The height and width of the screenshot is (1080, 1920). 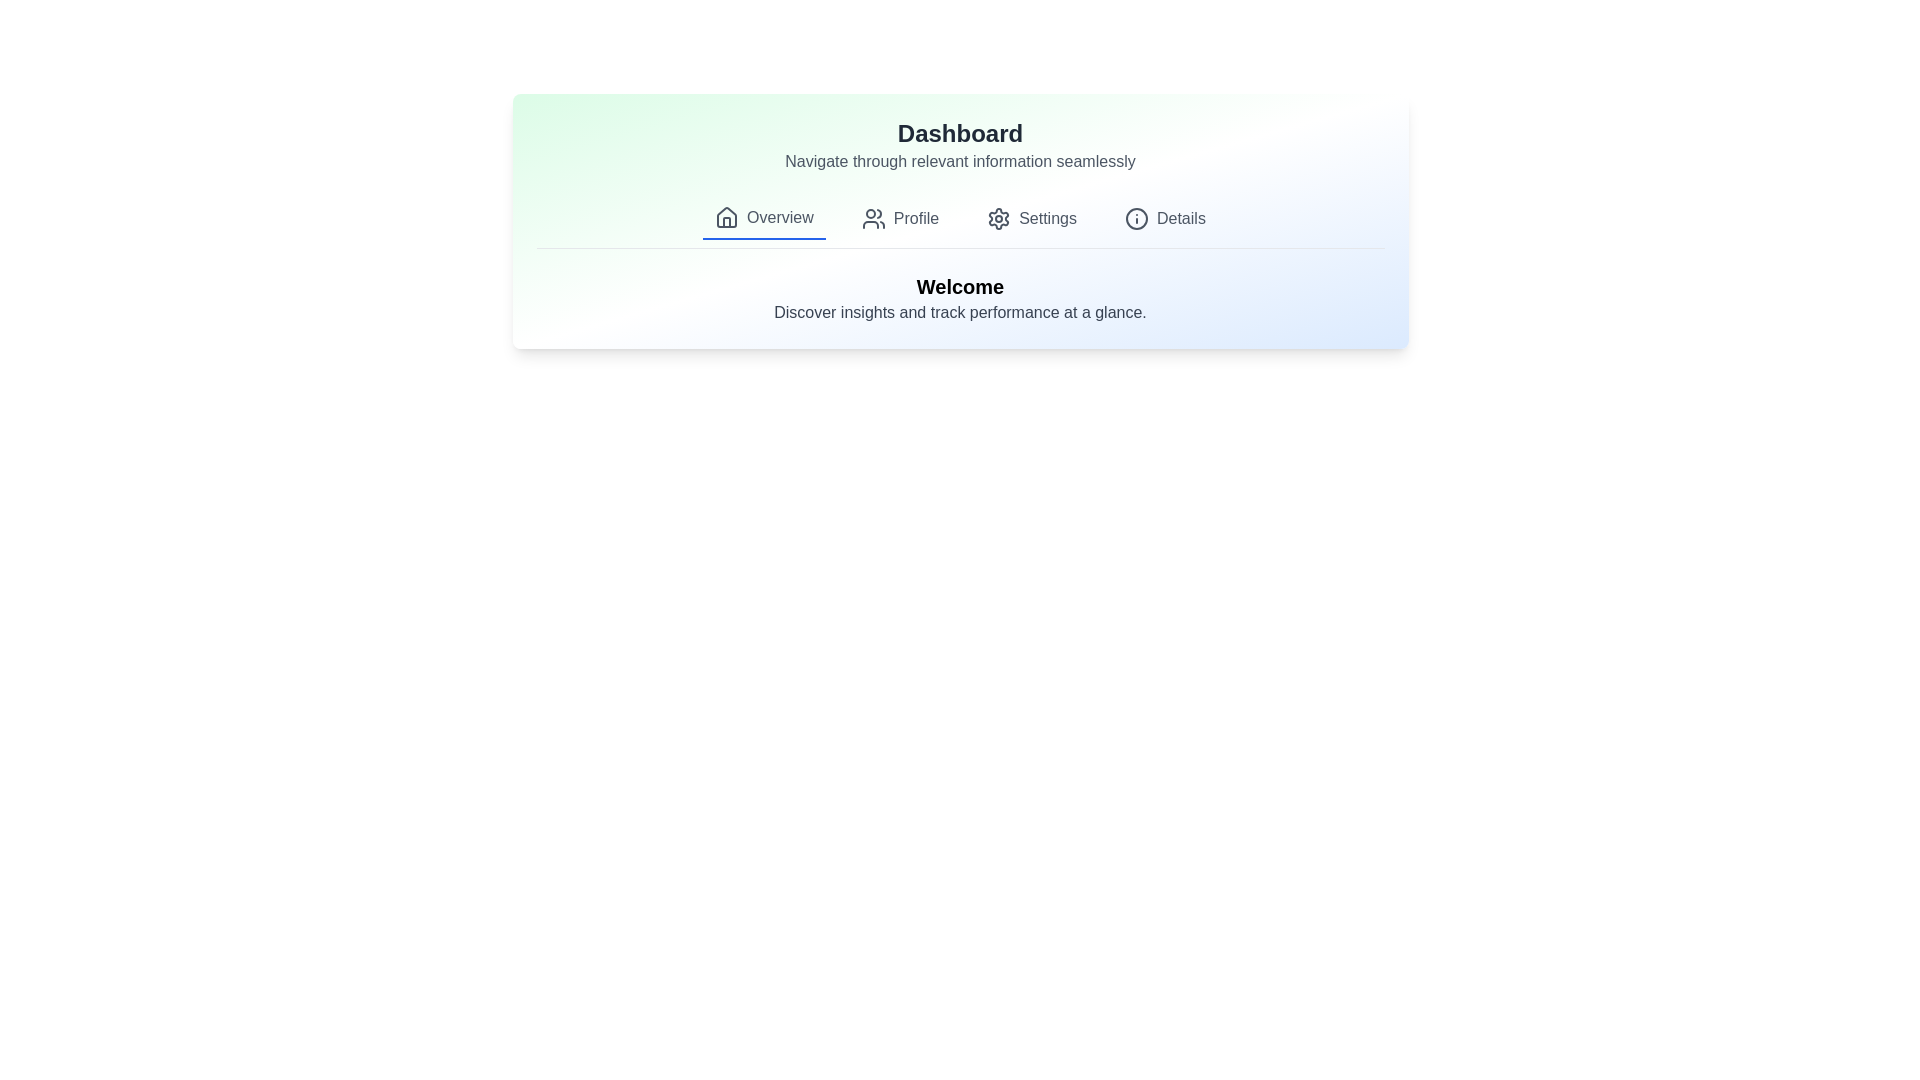 What do you see at coordinates (873, 219) in the screenshot?
I see `the 'Profile' icon in the navigation bar` at bounding box center [873, 219].